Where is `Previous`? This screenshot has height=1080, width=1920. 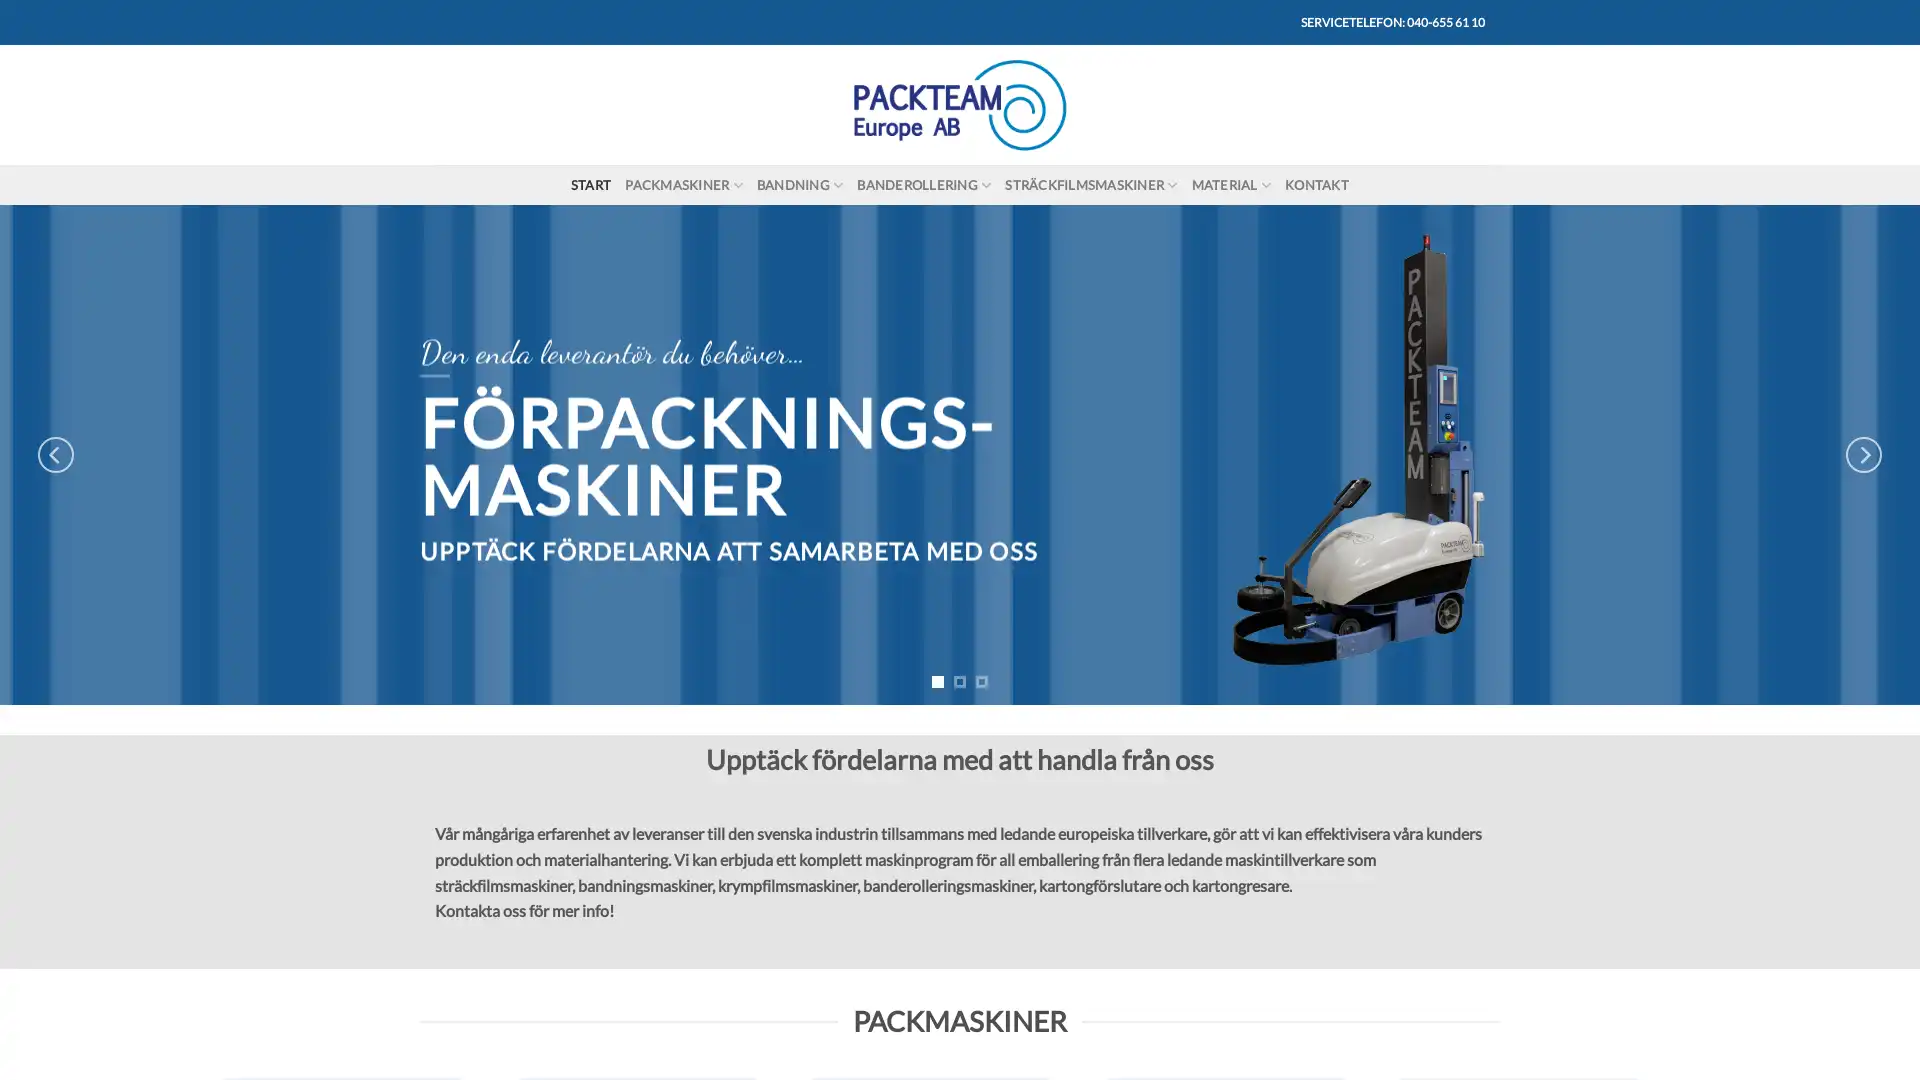
Previous is located at coordinates (436, 752).